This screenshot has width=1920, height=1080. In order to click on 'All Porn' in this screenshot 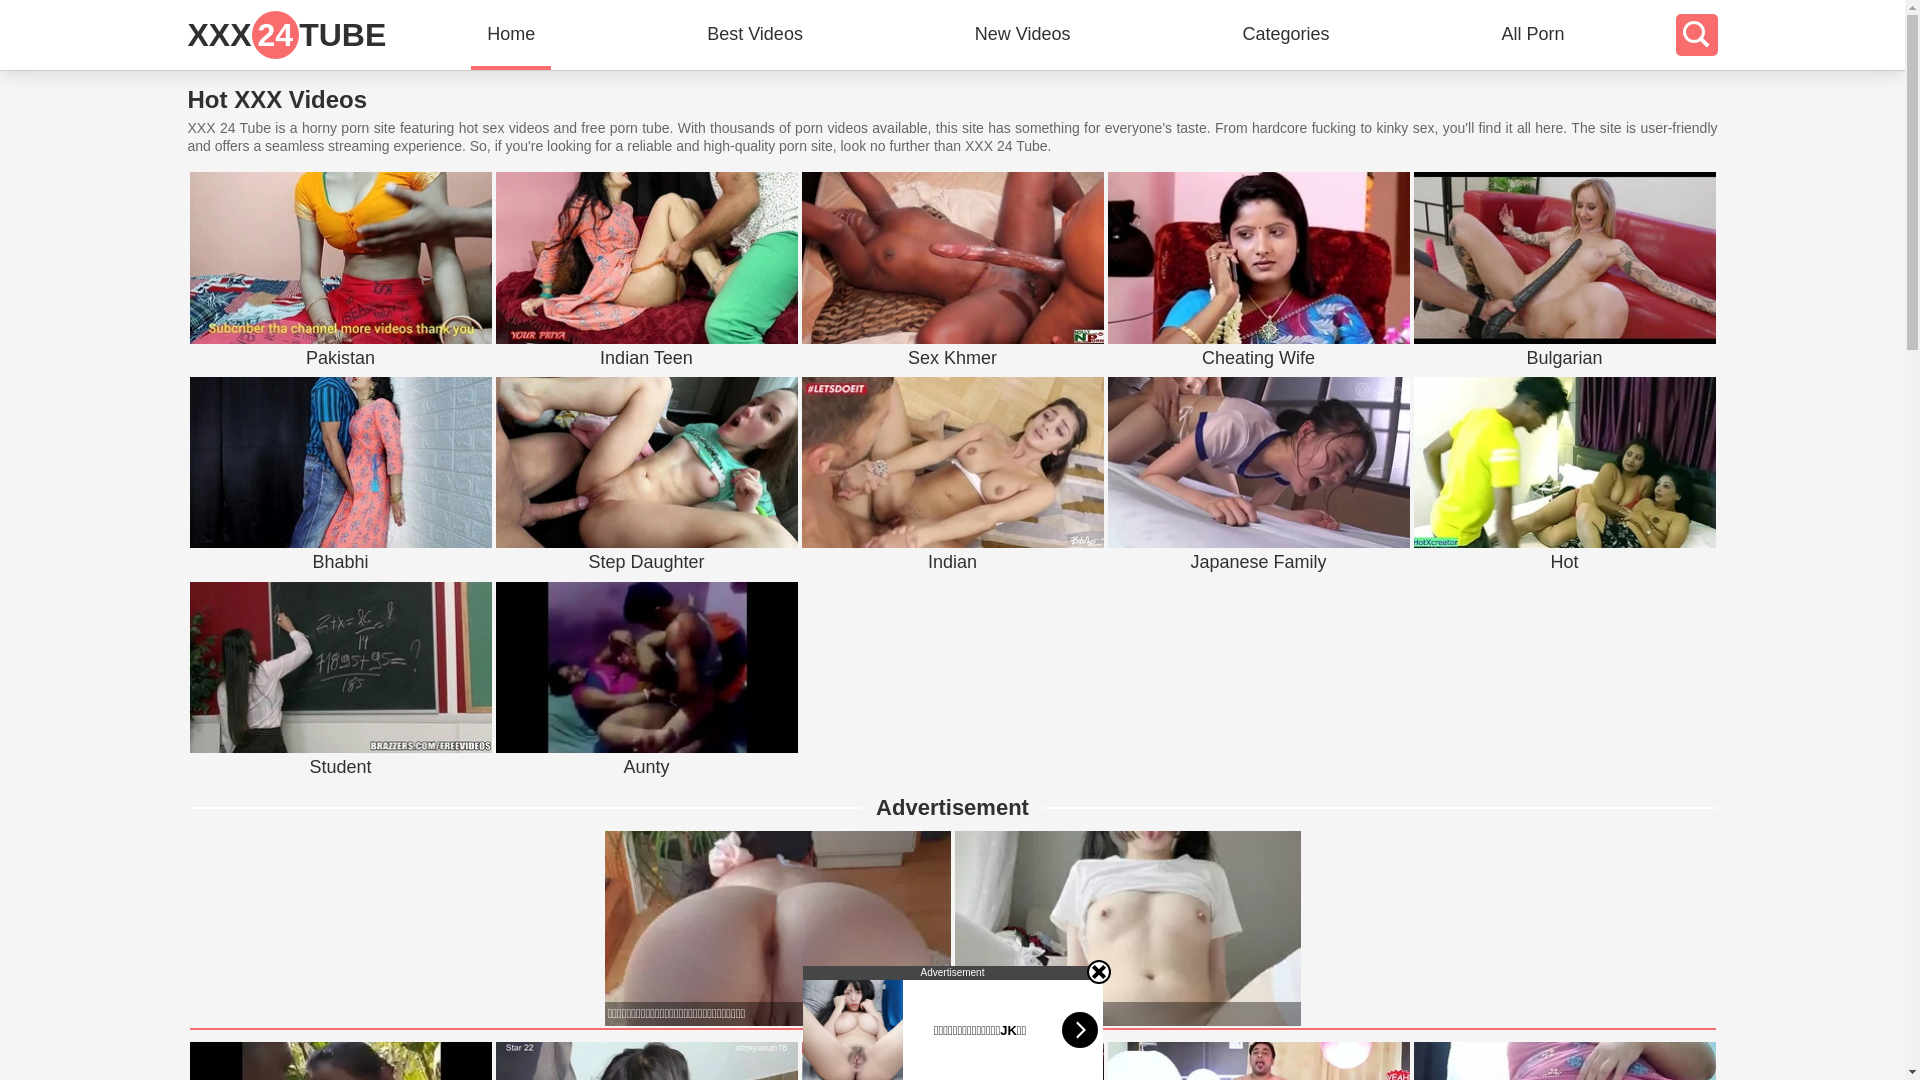, I will do `click(1531, 34)`.